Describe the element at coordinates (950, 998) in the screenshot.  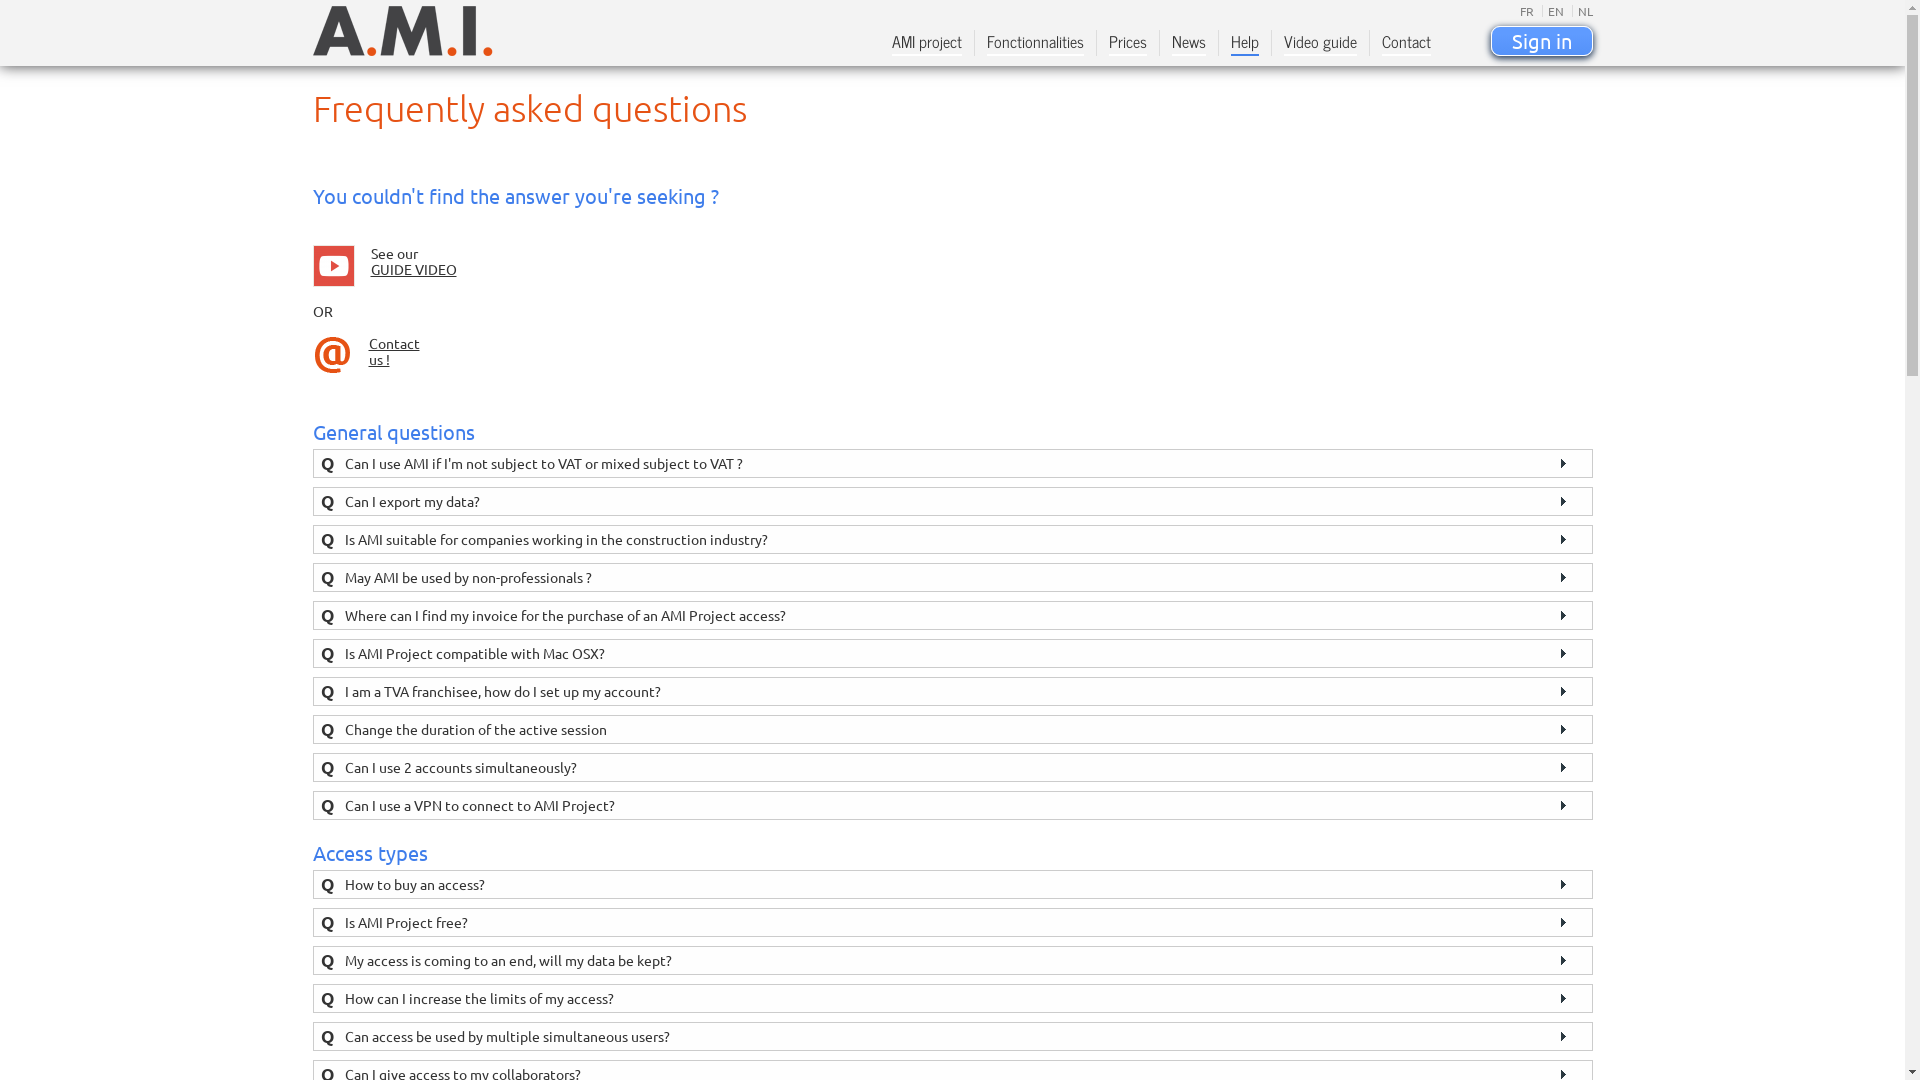
I see `'Q How can I increase the limits of my access?'` at that location.